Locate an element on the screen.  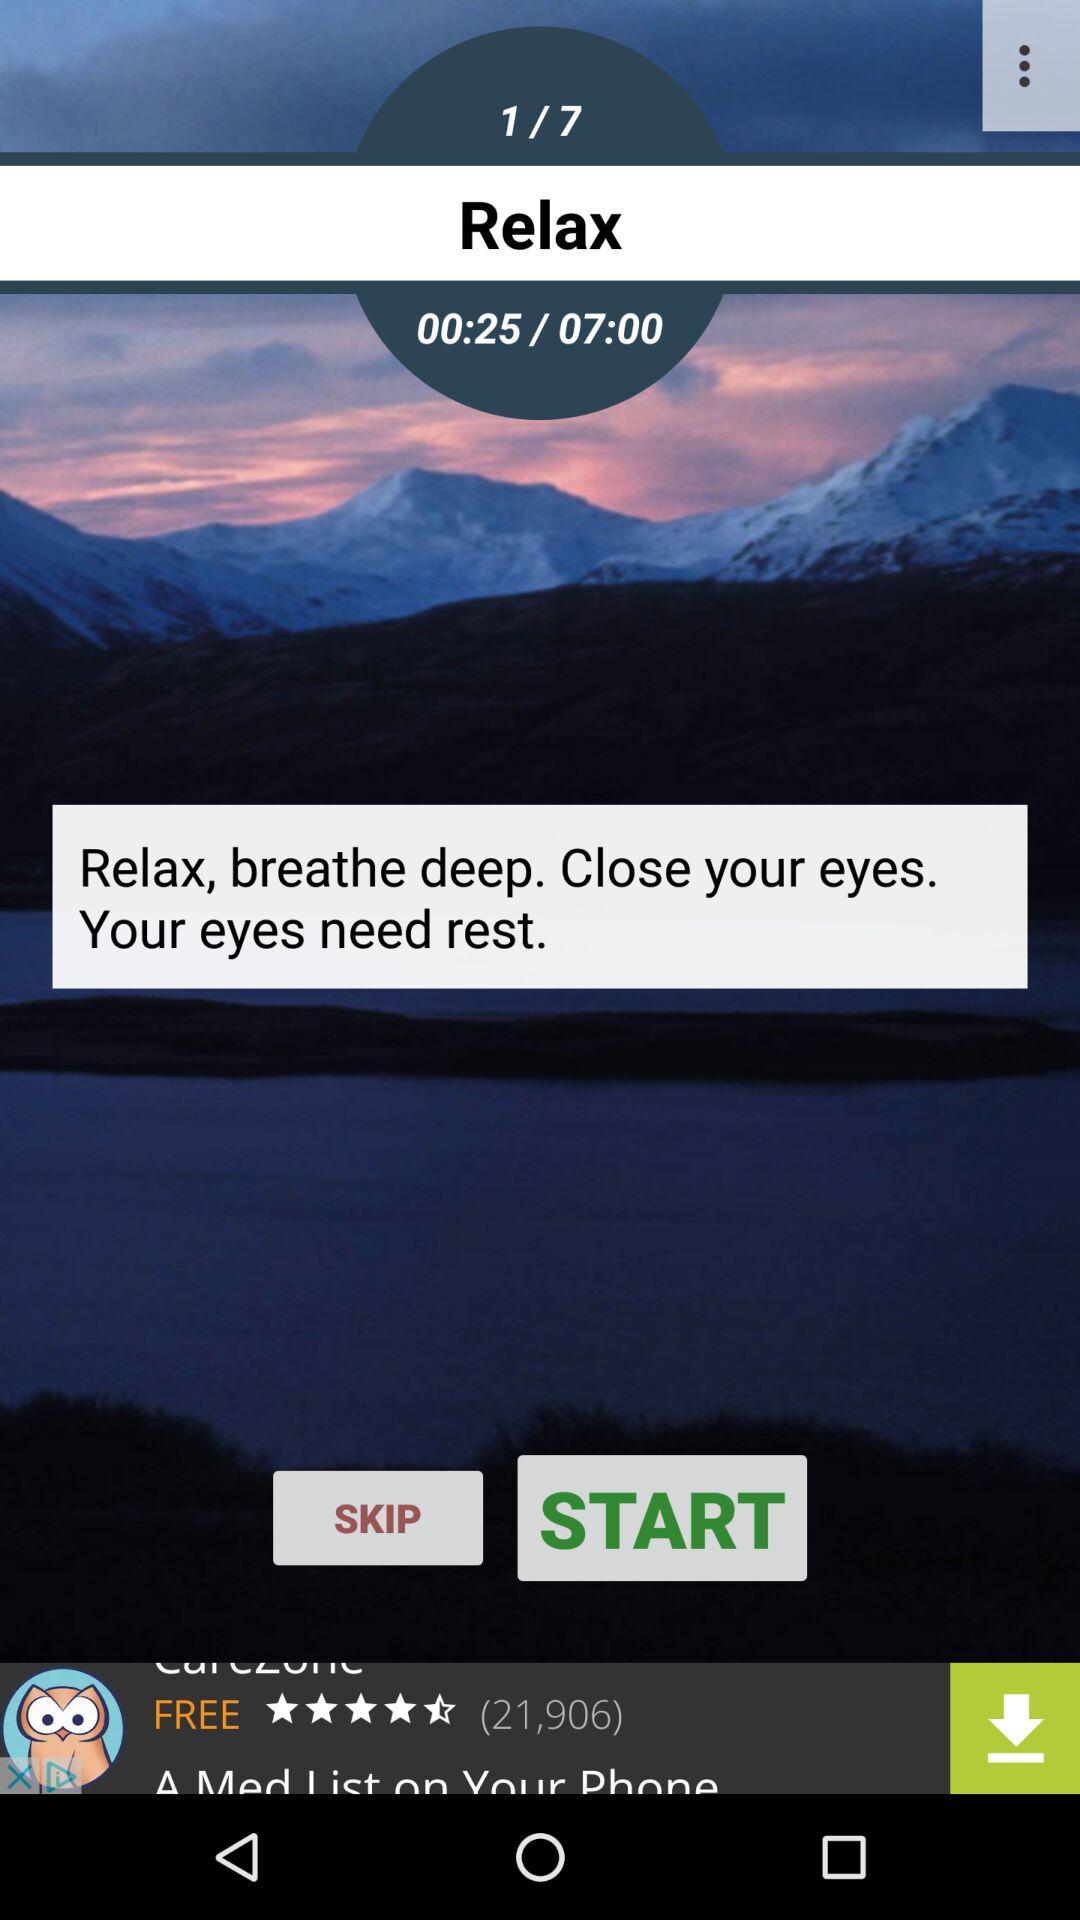
advertisement is located at coordinates (540, 1727).